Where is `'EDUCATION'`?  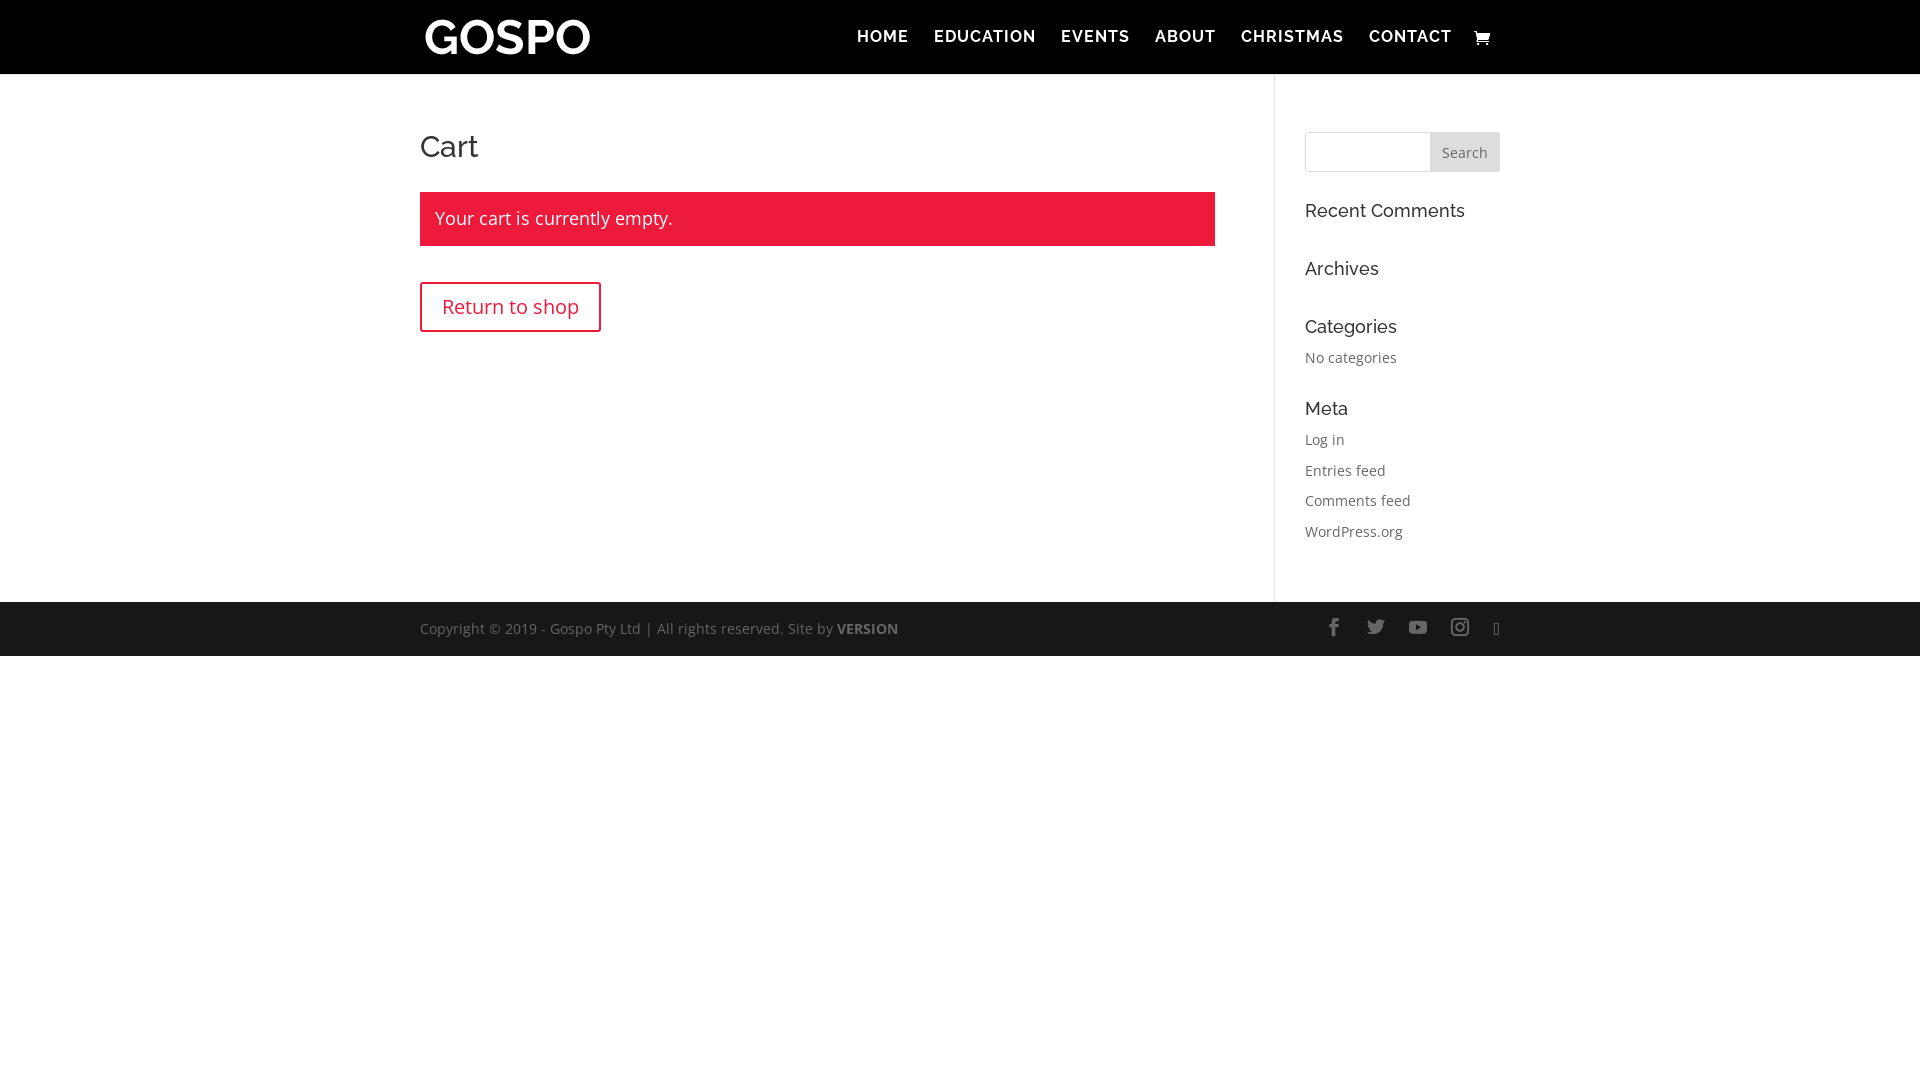 'EDUCATION' is located at coordinates (933, 50).